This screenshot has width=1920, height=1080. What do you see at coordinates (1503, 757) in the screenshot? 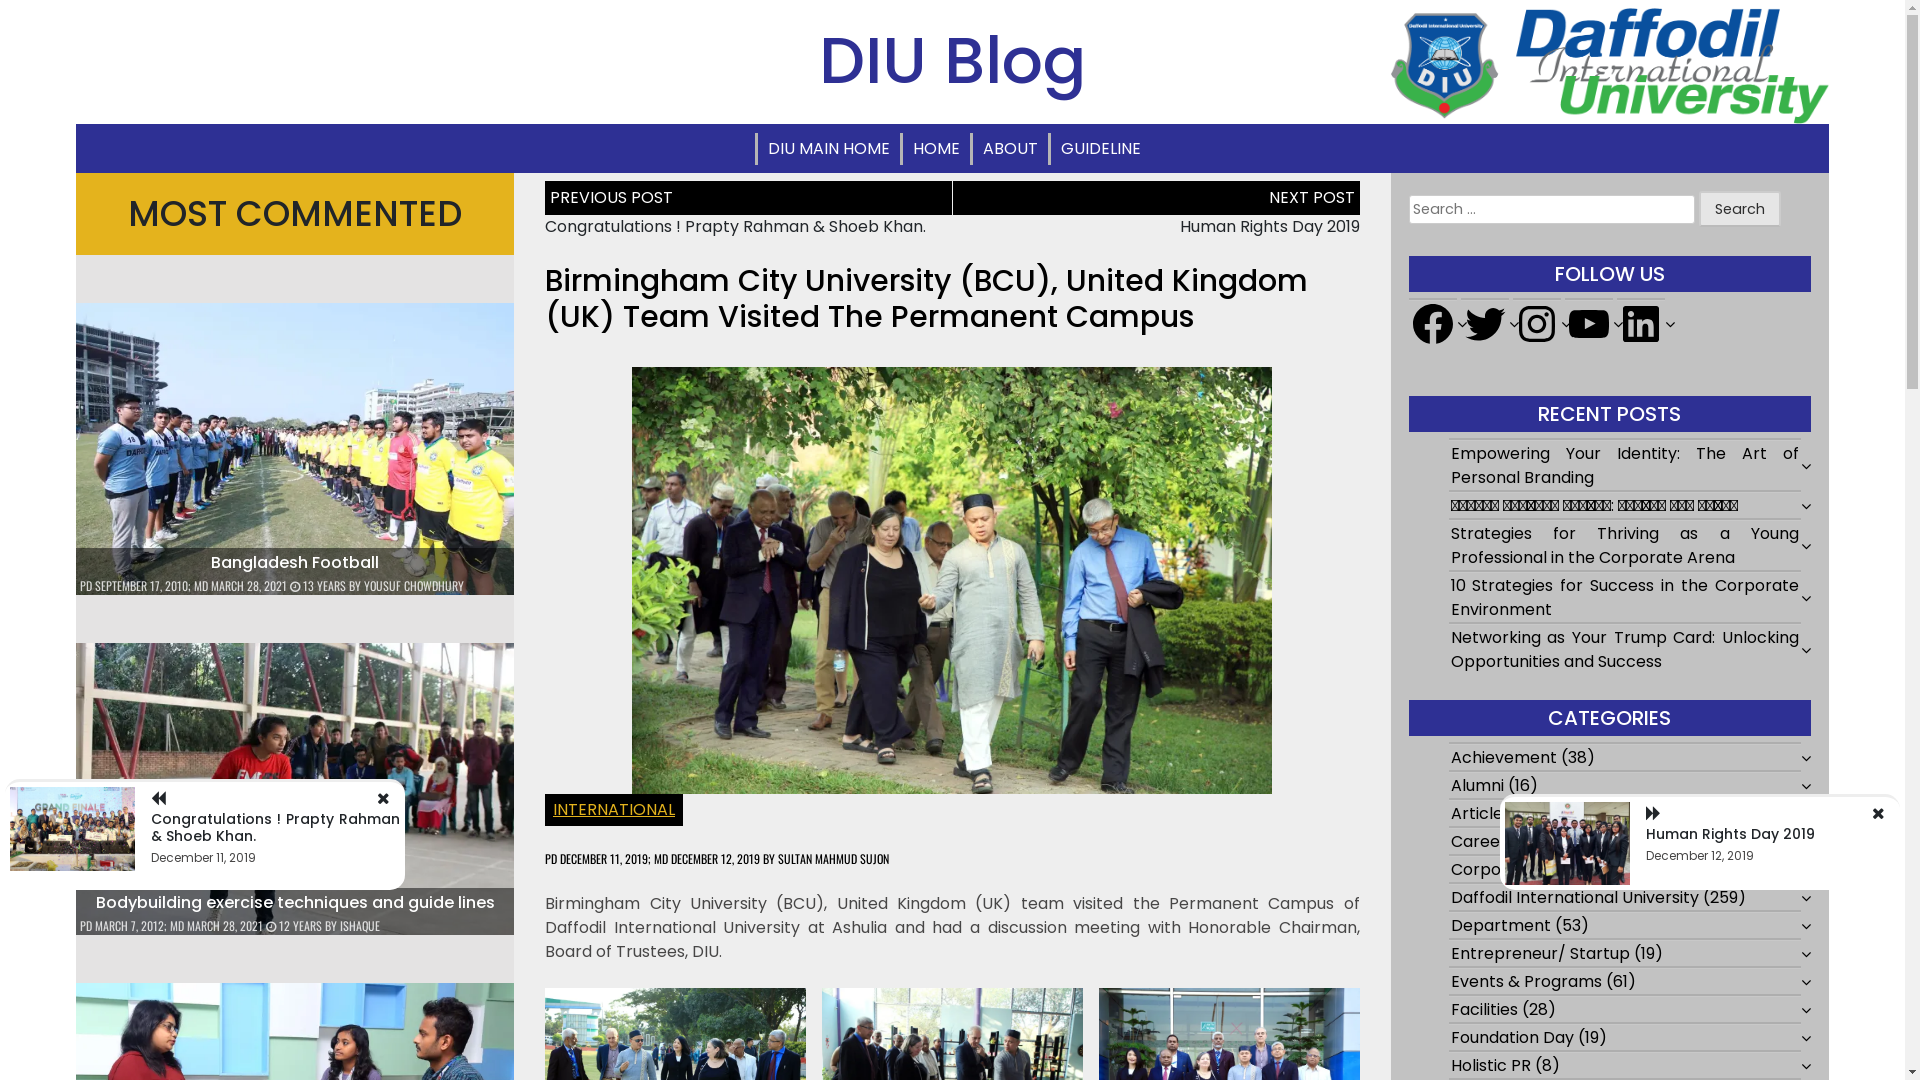
I see `'Achievement'` at bounding box center [1503, 757].